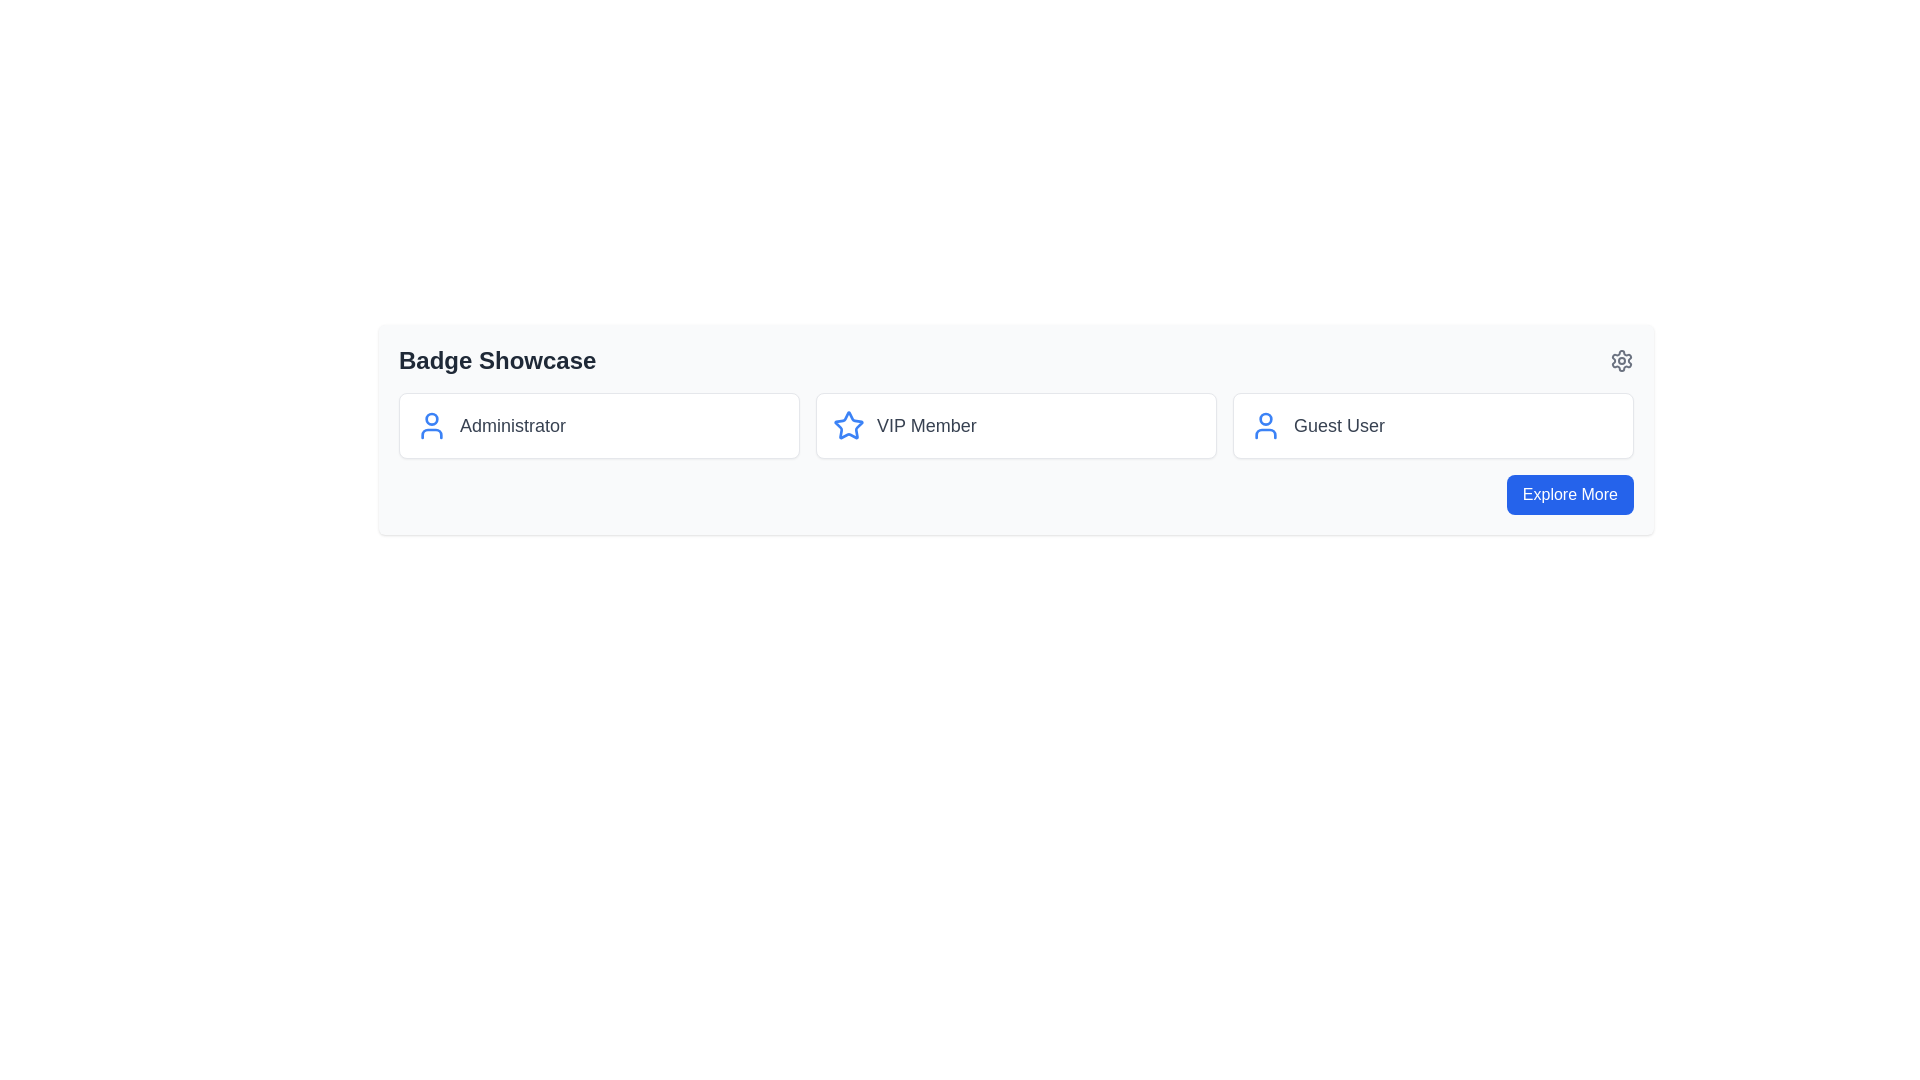 The image size is (1920, 1080). Describe the element at coordinates (1622, 361) in the screenshot. I see `the icon button located at the top-right corner of the component group` at that location.